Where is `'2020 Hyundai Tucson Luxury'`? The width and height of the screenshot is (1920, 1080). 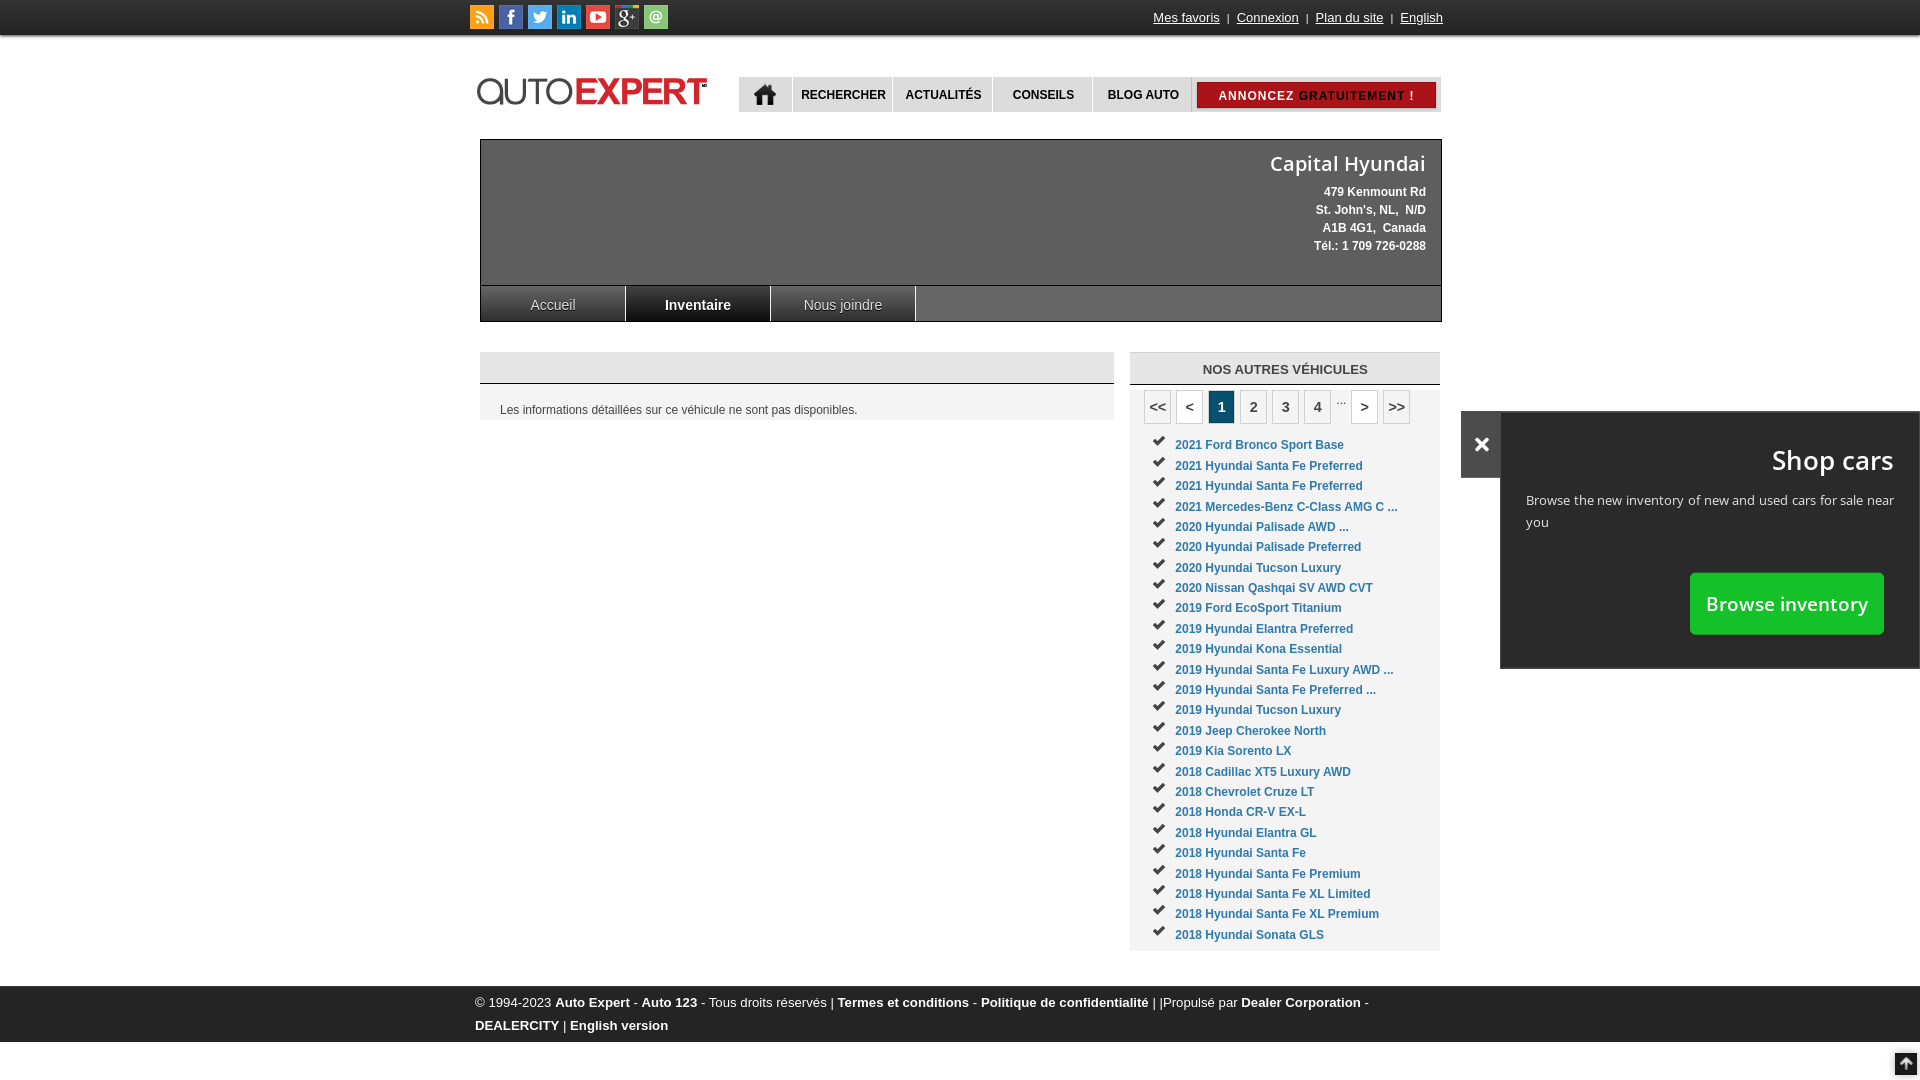
'2020 Hyundai Tucson Luxury' is located at coordinates (1175, 567).